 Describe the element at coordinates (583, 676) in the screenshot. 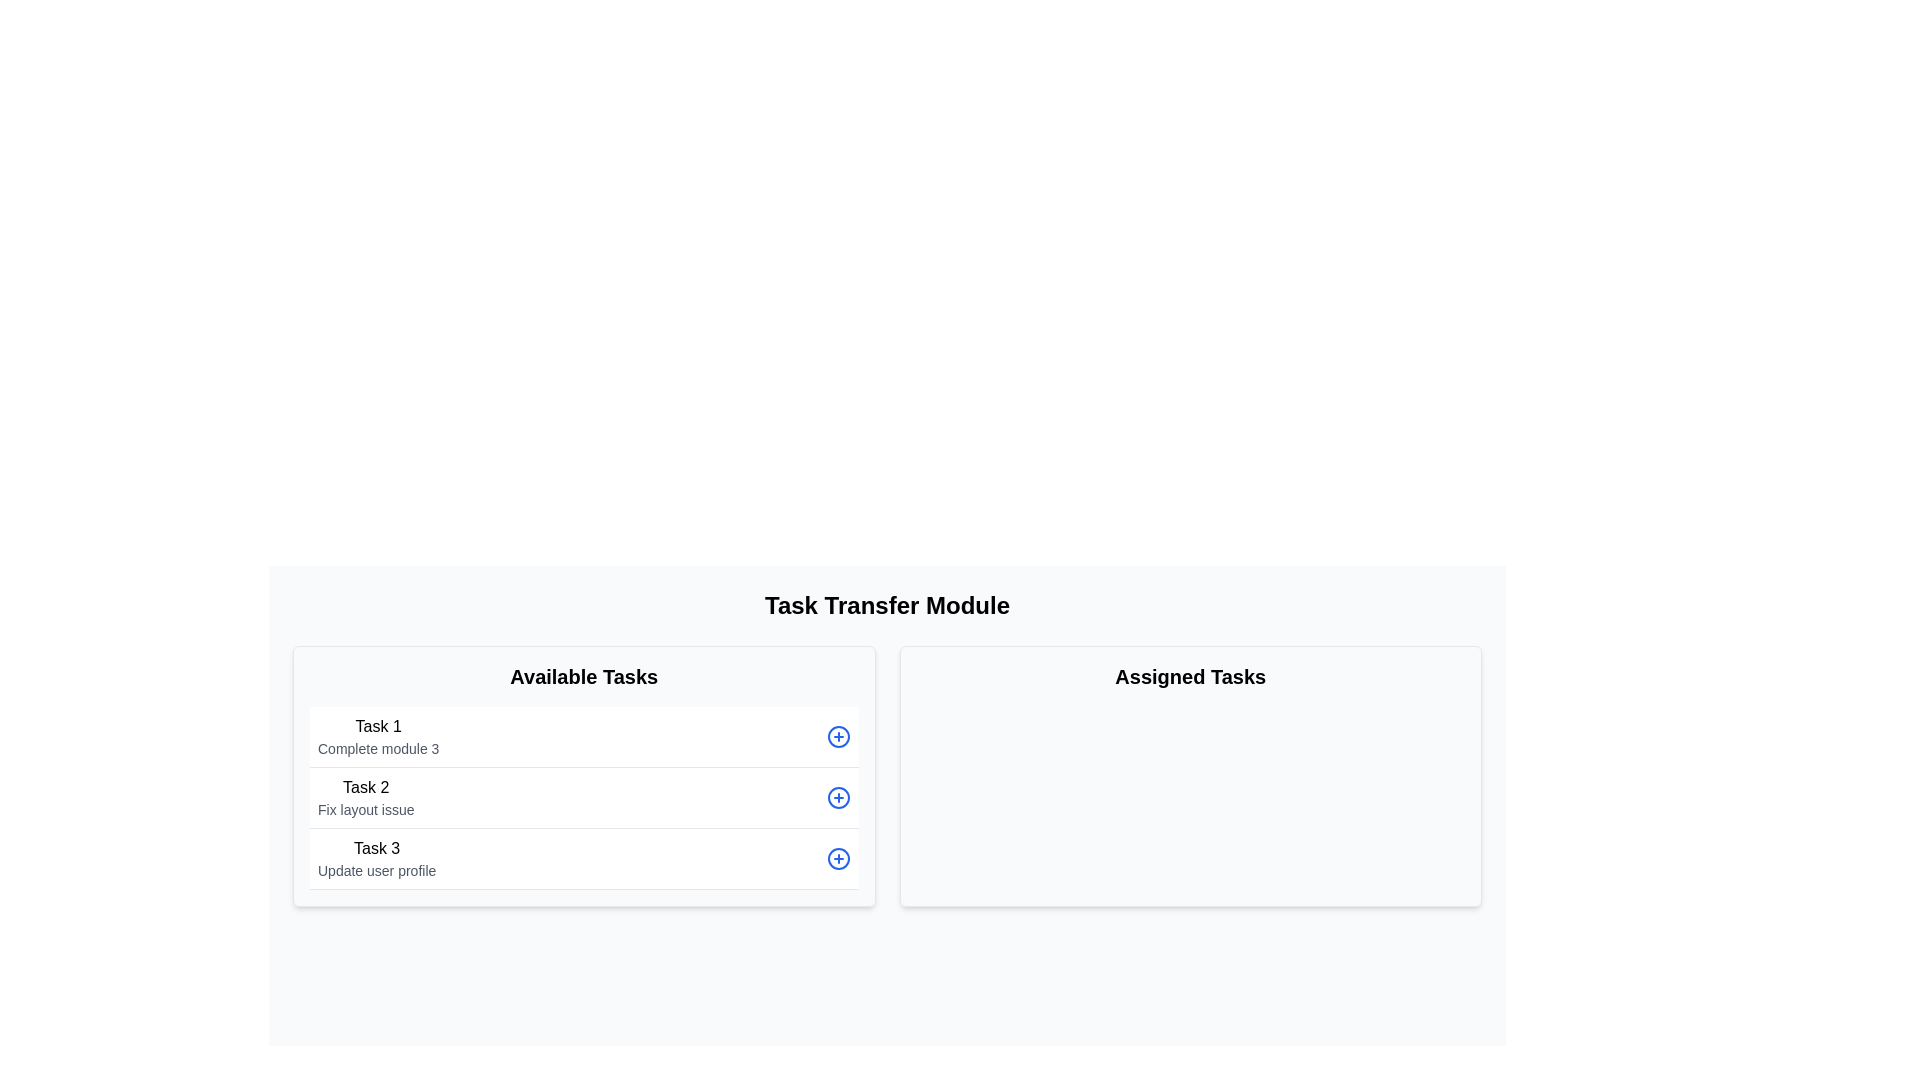

I see `the 'Available Tasks' text label, which is styled in bold and large font, located at the top of the left-hand section of the interface, above a vertical list of tasks` at that location.